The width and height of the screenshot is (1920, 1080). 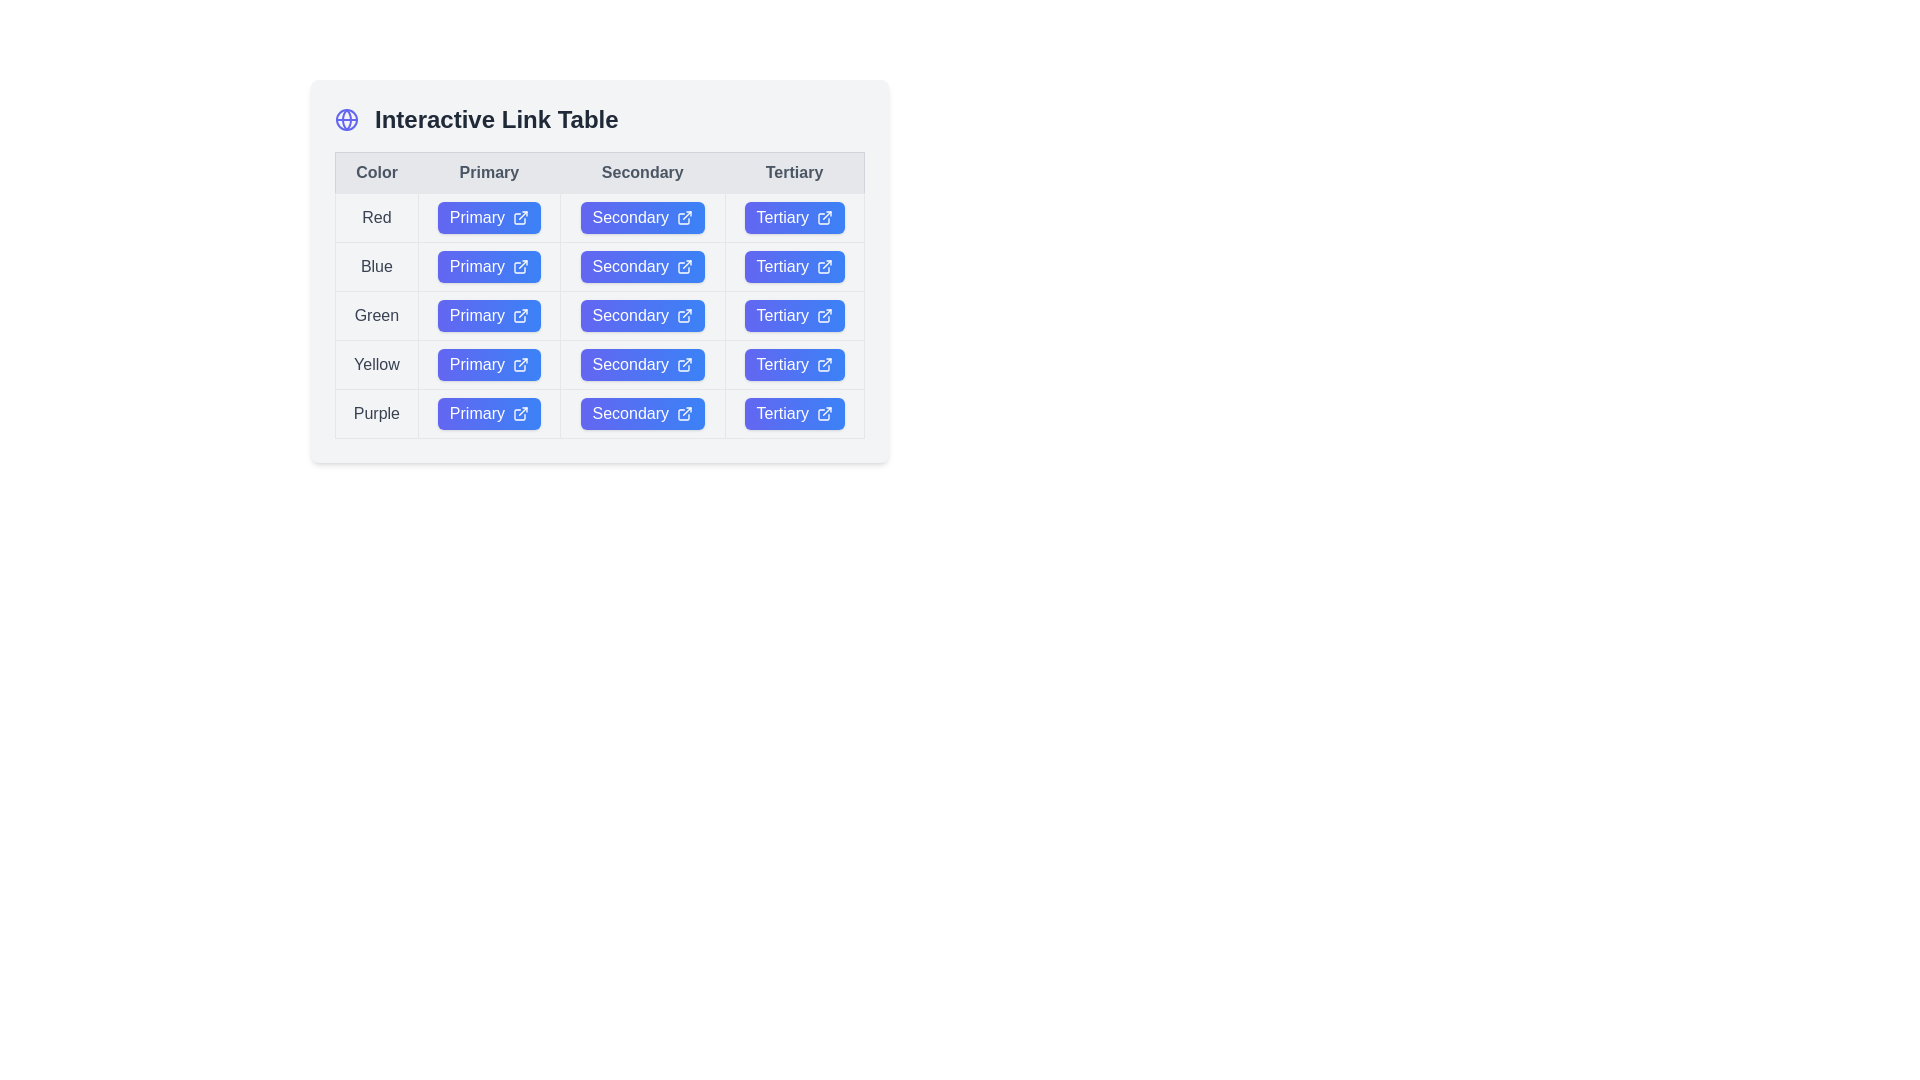 What do you see at coordinates (793, 265) in the screenshot?
I see `the 'Tertiary' button with an external link icon, which is located in the 'Blue' row of the table and has gradient colors transitioning from indigo to blue` at bounding box center [793, 265].